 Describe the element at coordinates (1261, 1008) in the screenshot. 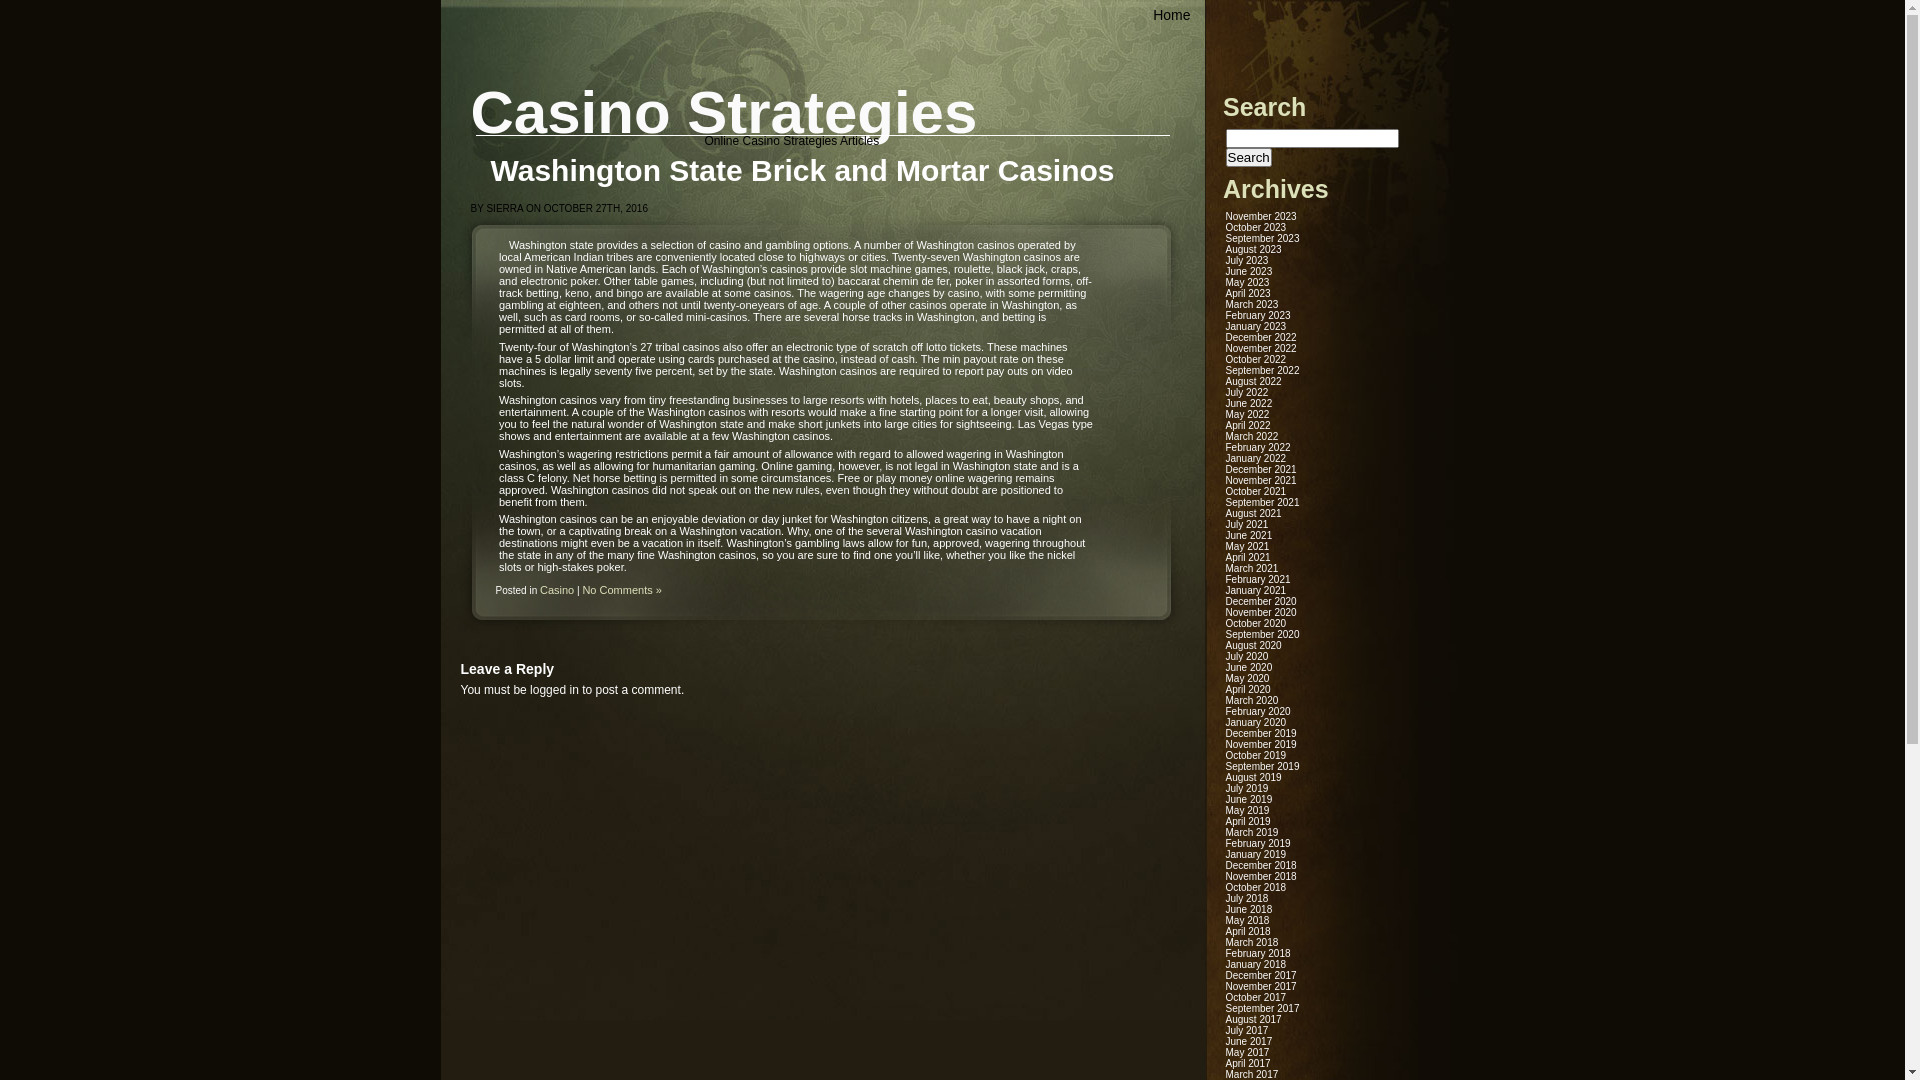

I see `'September 2017'` at that location.